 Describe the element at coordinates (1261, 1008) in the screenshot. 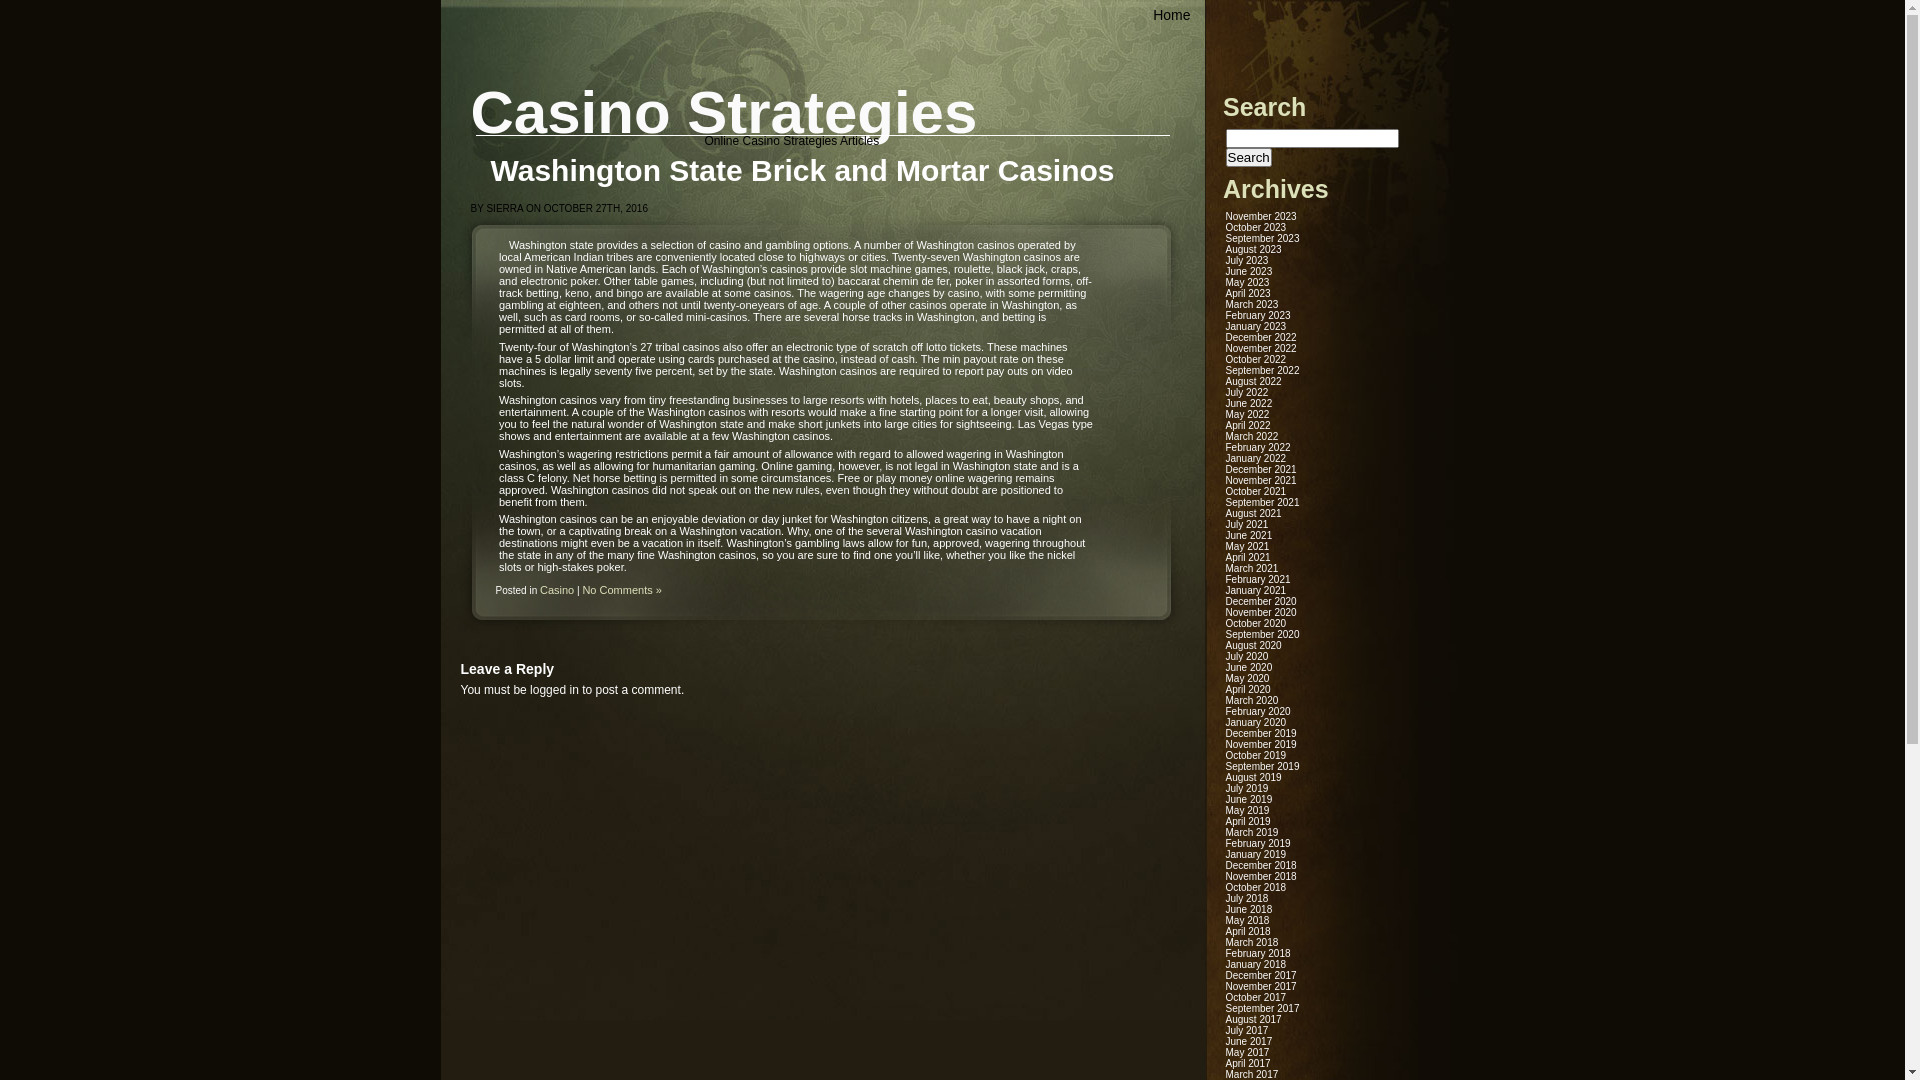

I see `'September 2017'` at that location.